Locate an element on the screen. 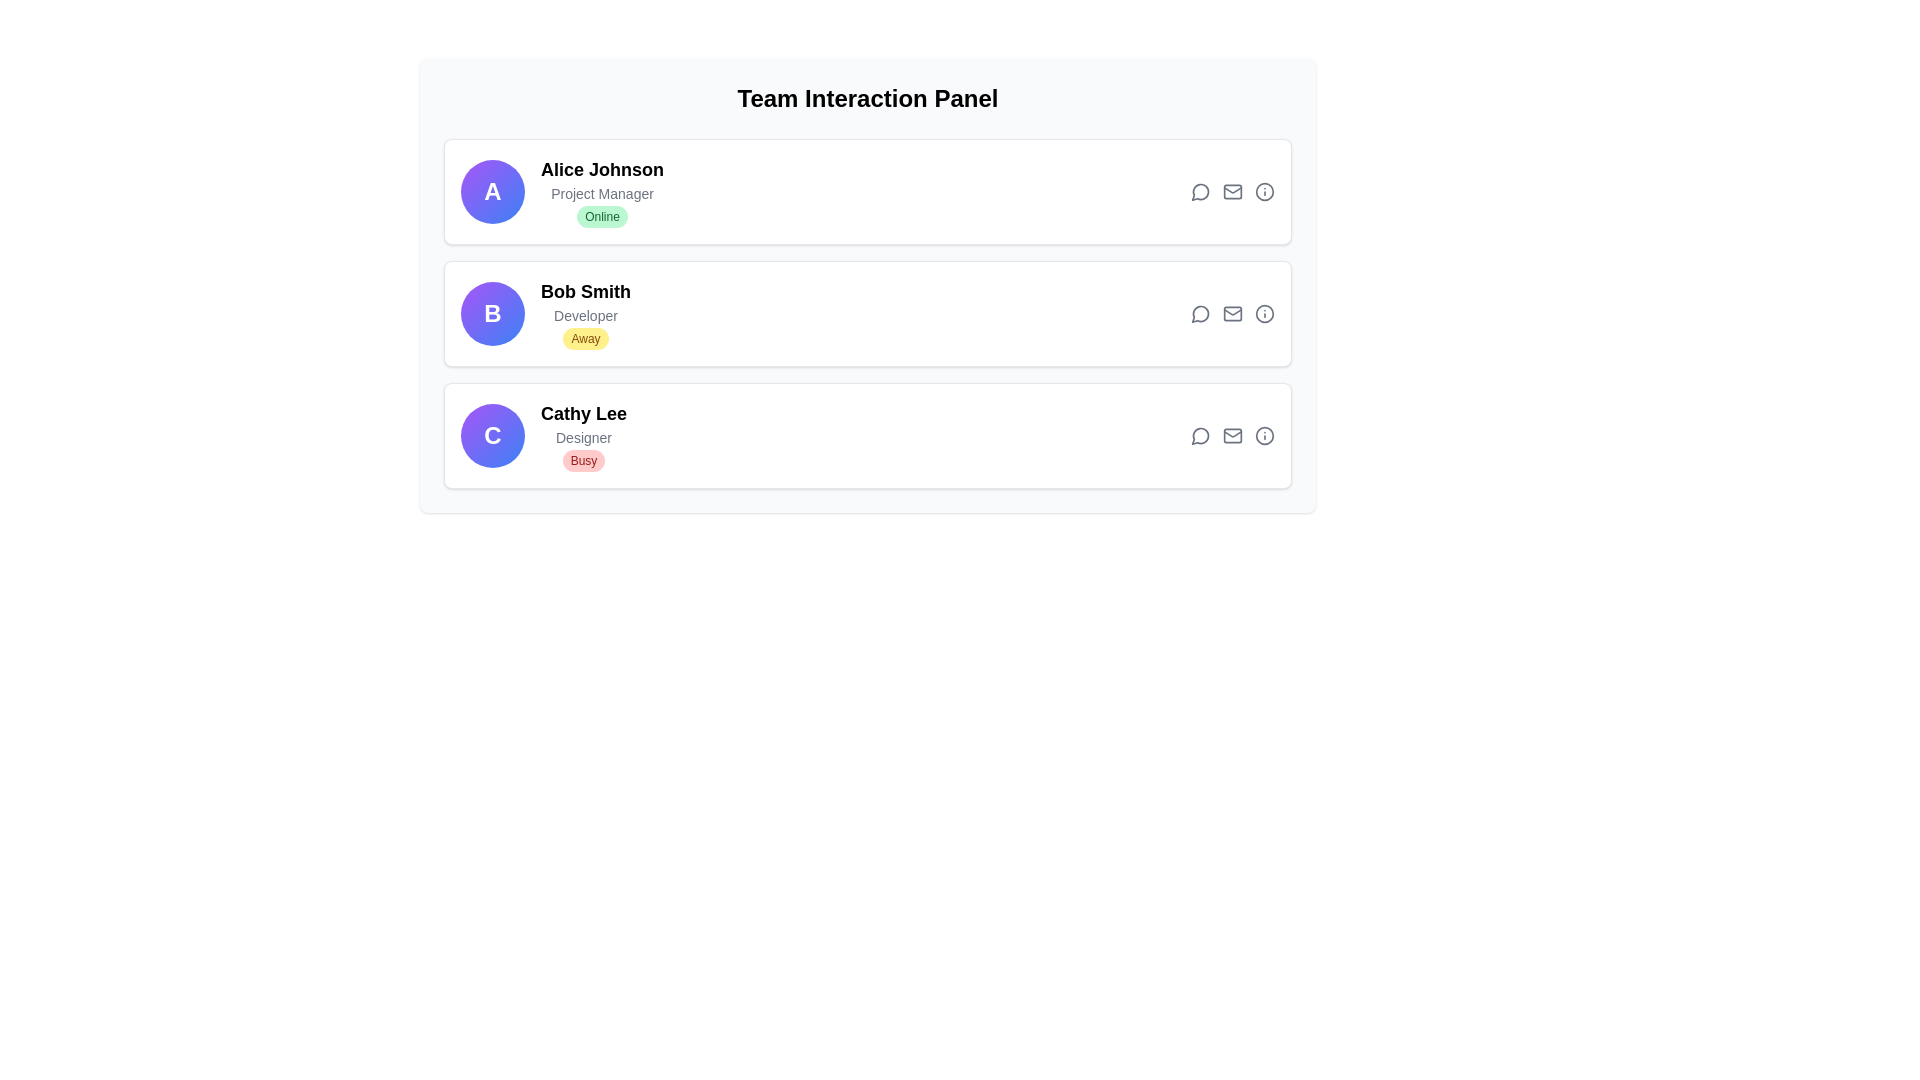 Image resolution: width=1920 pixels, height=1080 pixels. the messaging icon located in the user card for 'Cathy Lee', which is the leftmost icon among four icons at the top right of the user's section is located at coordinates (1200, 434).